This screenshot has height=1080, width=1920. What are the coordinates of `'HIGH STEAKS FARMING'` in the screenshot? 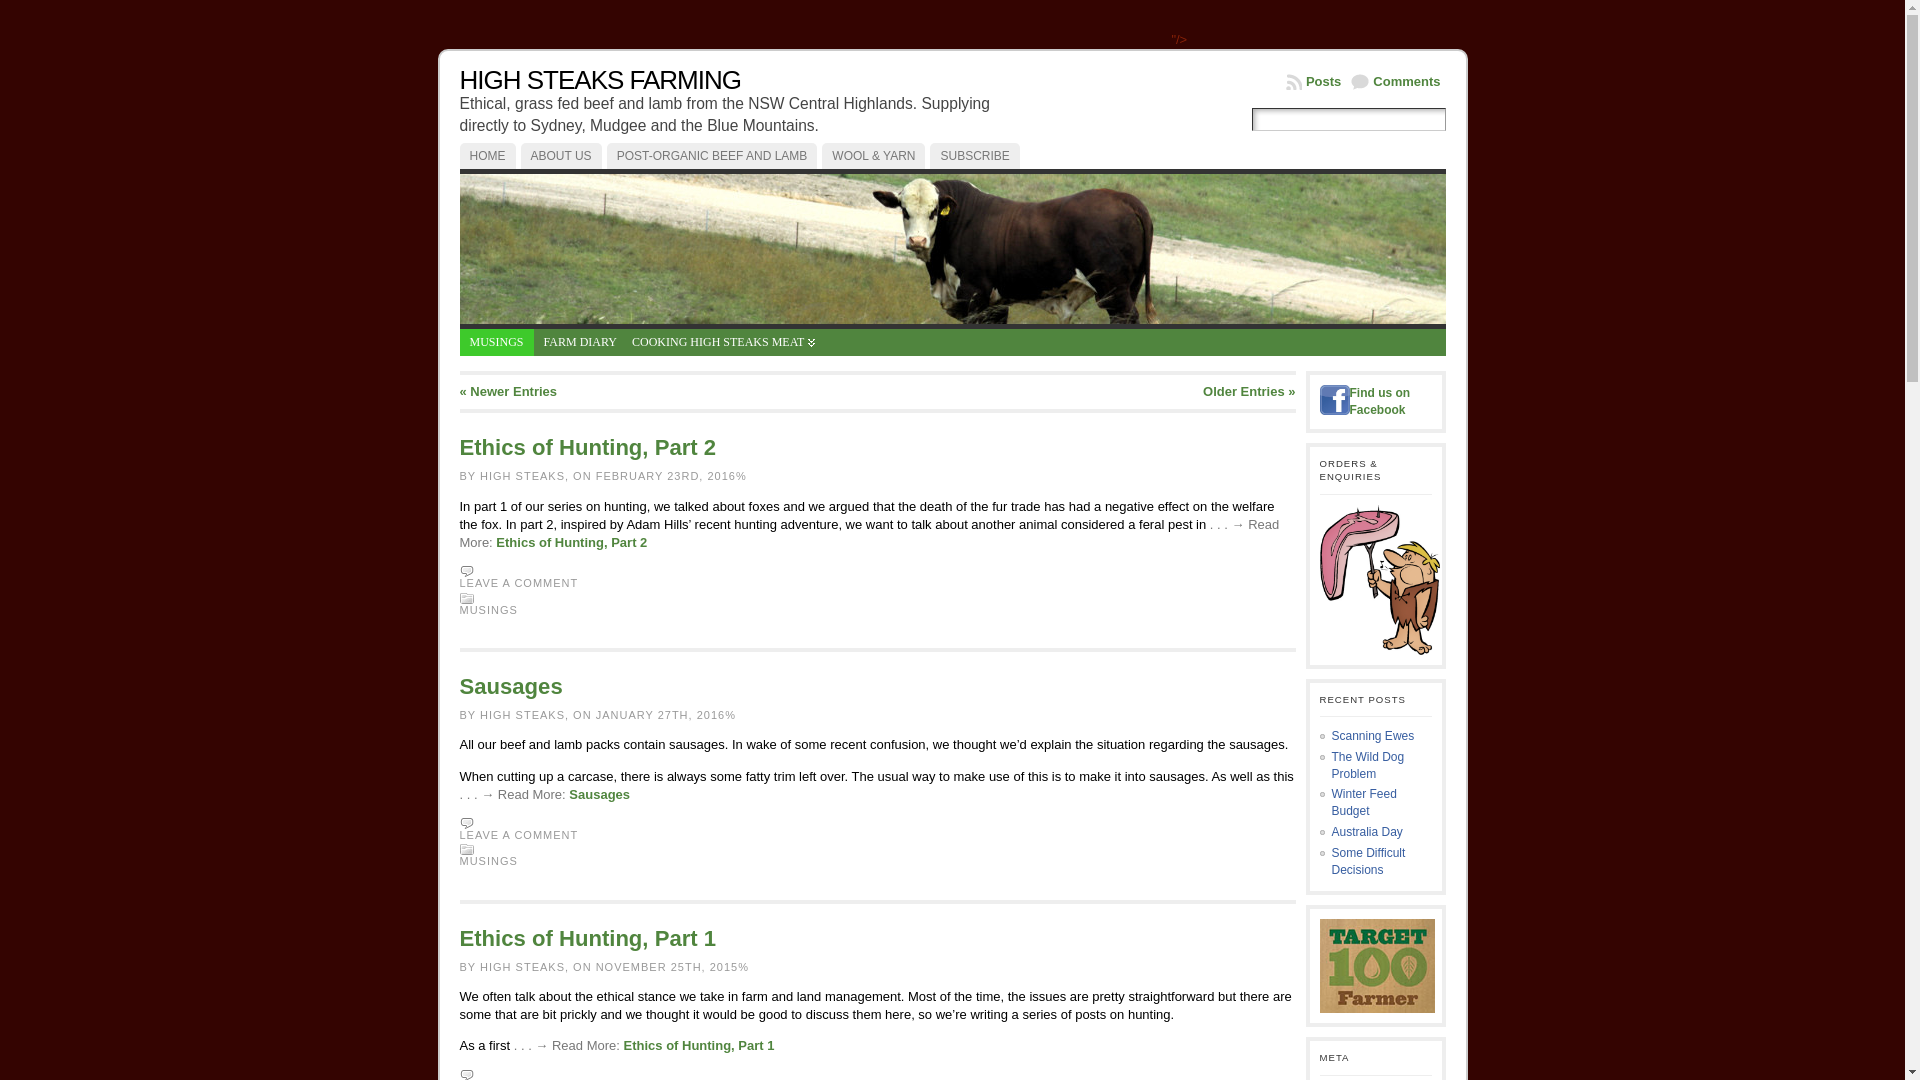 It's located at (599, 79).